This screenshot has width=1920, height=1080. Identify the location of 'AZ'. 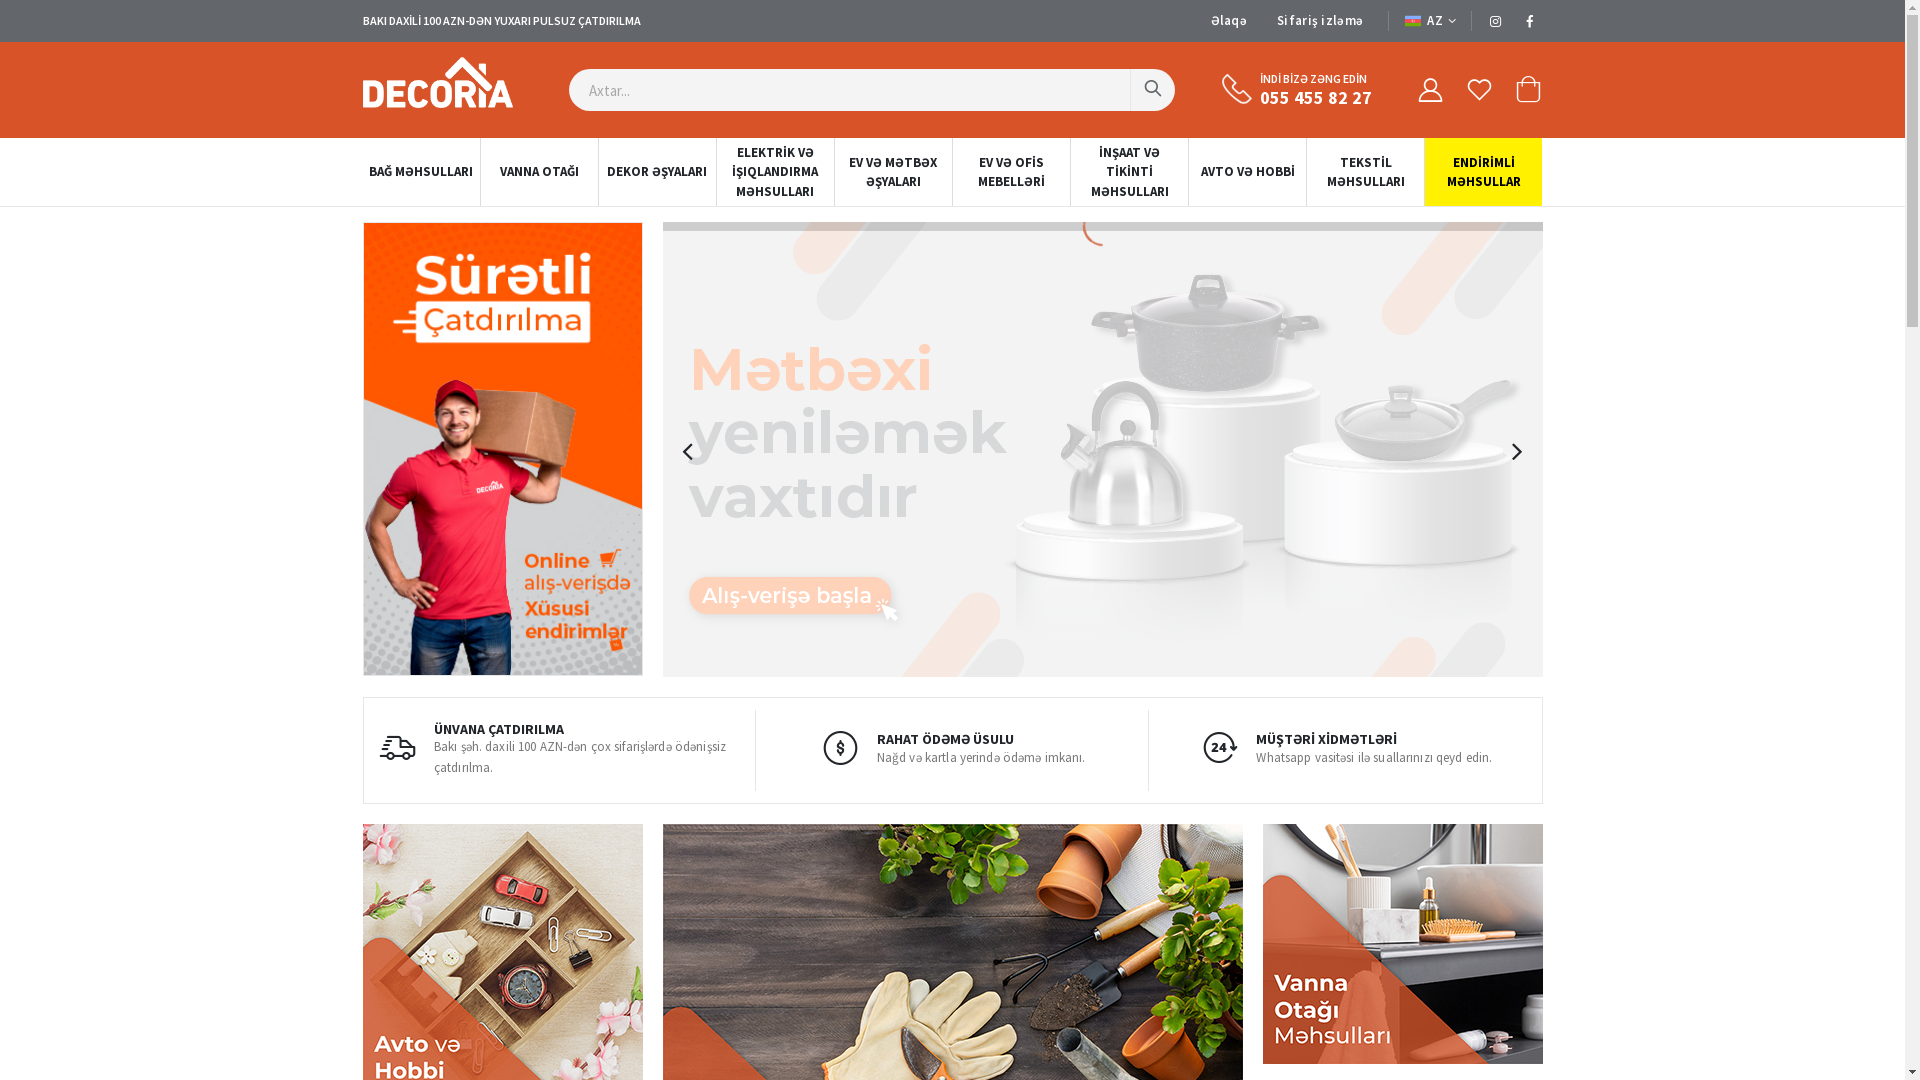
(1429, 20).